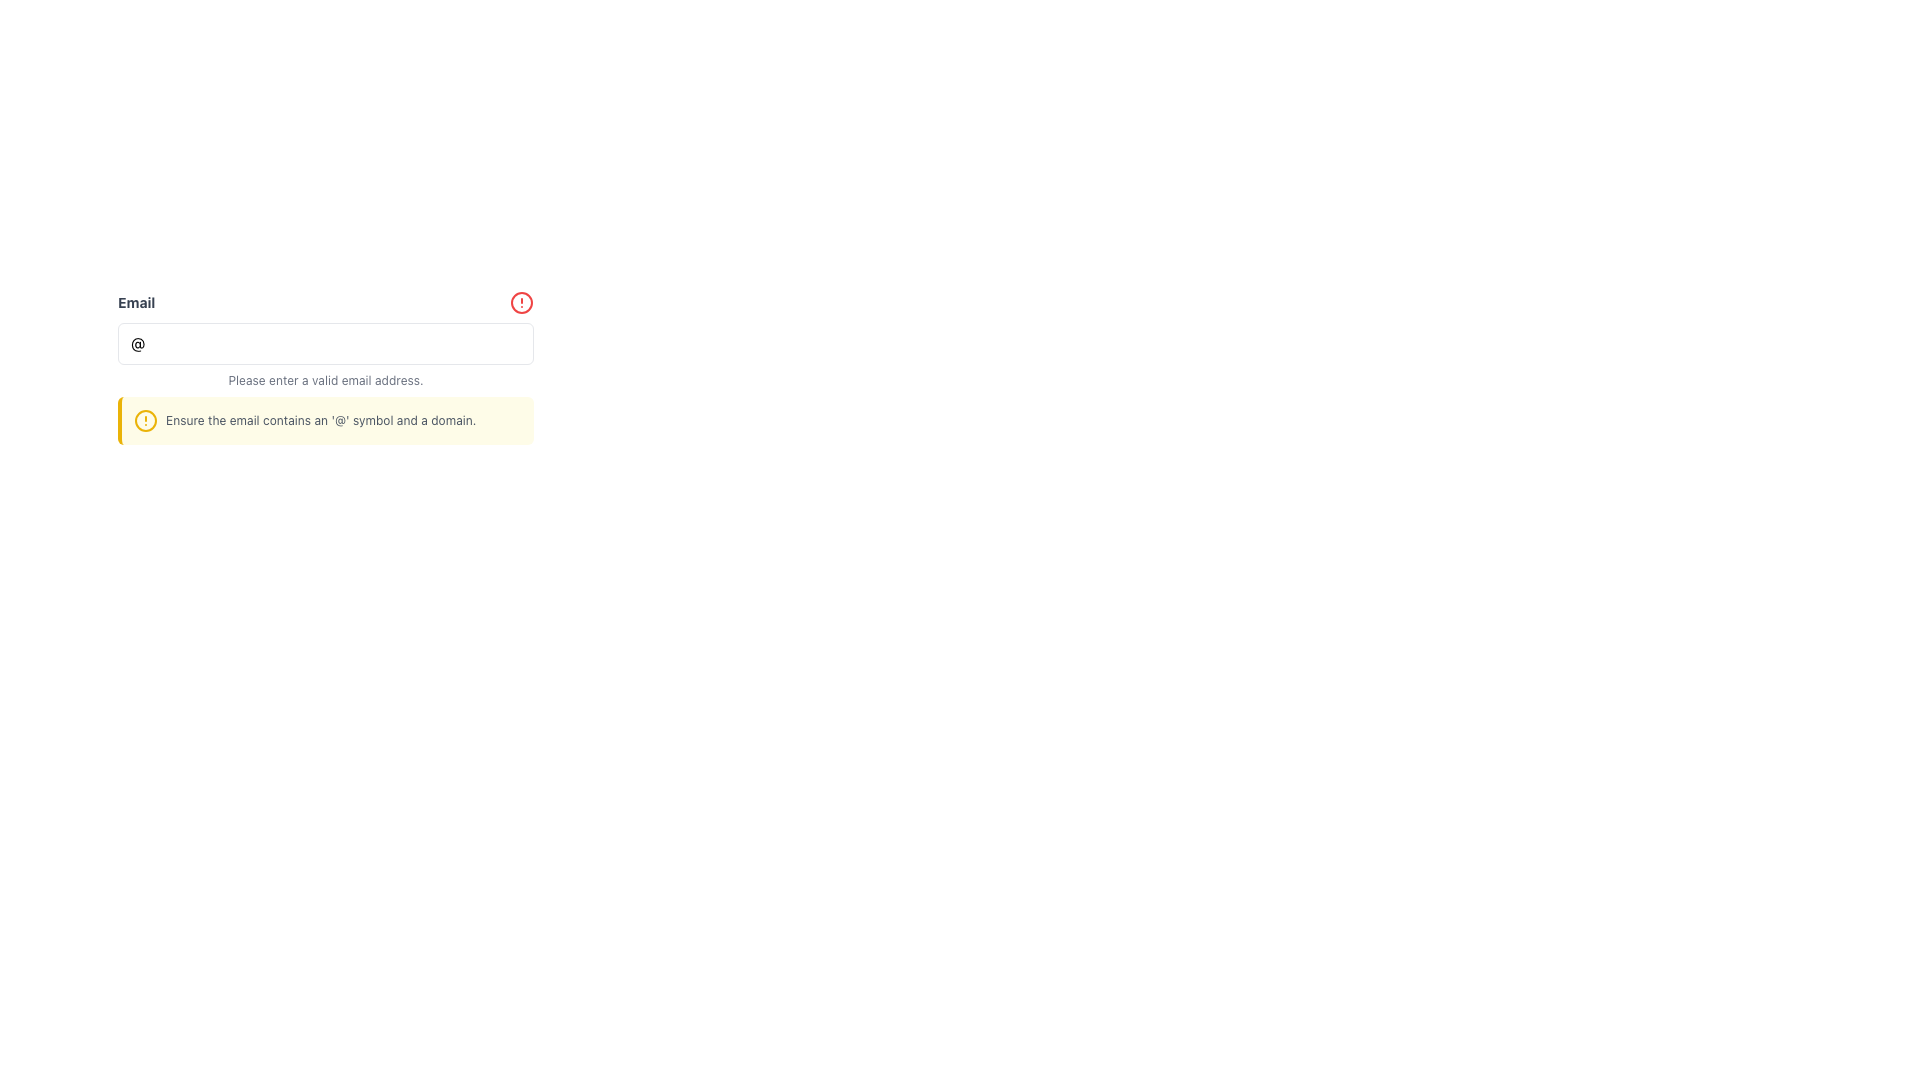 The width and height of the screenshot is (1920, 1080). What do you see at coordinates (326, 419) in the screenshot?
I see `the Notification banner that has a light yellow background, a yellow left border, and contains the message 'Ensure the email contains an '@' symbol and a domain.'` at bounding box center [326, 419].